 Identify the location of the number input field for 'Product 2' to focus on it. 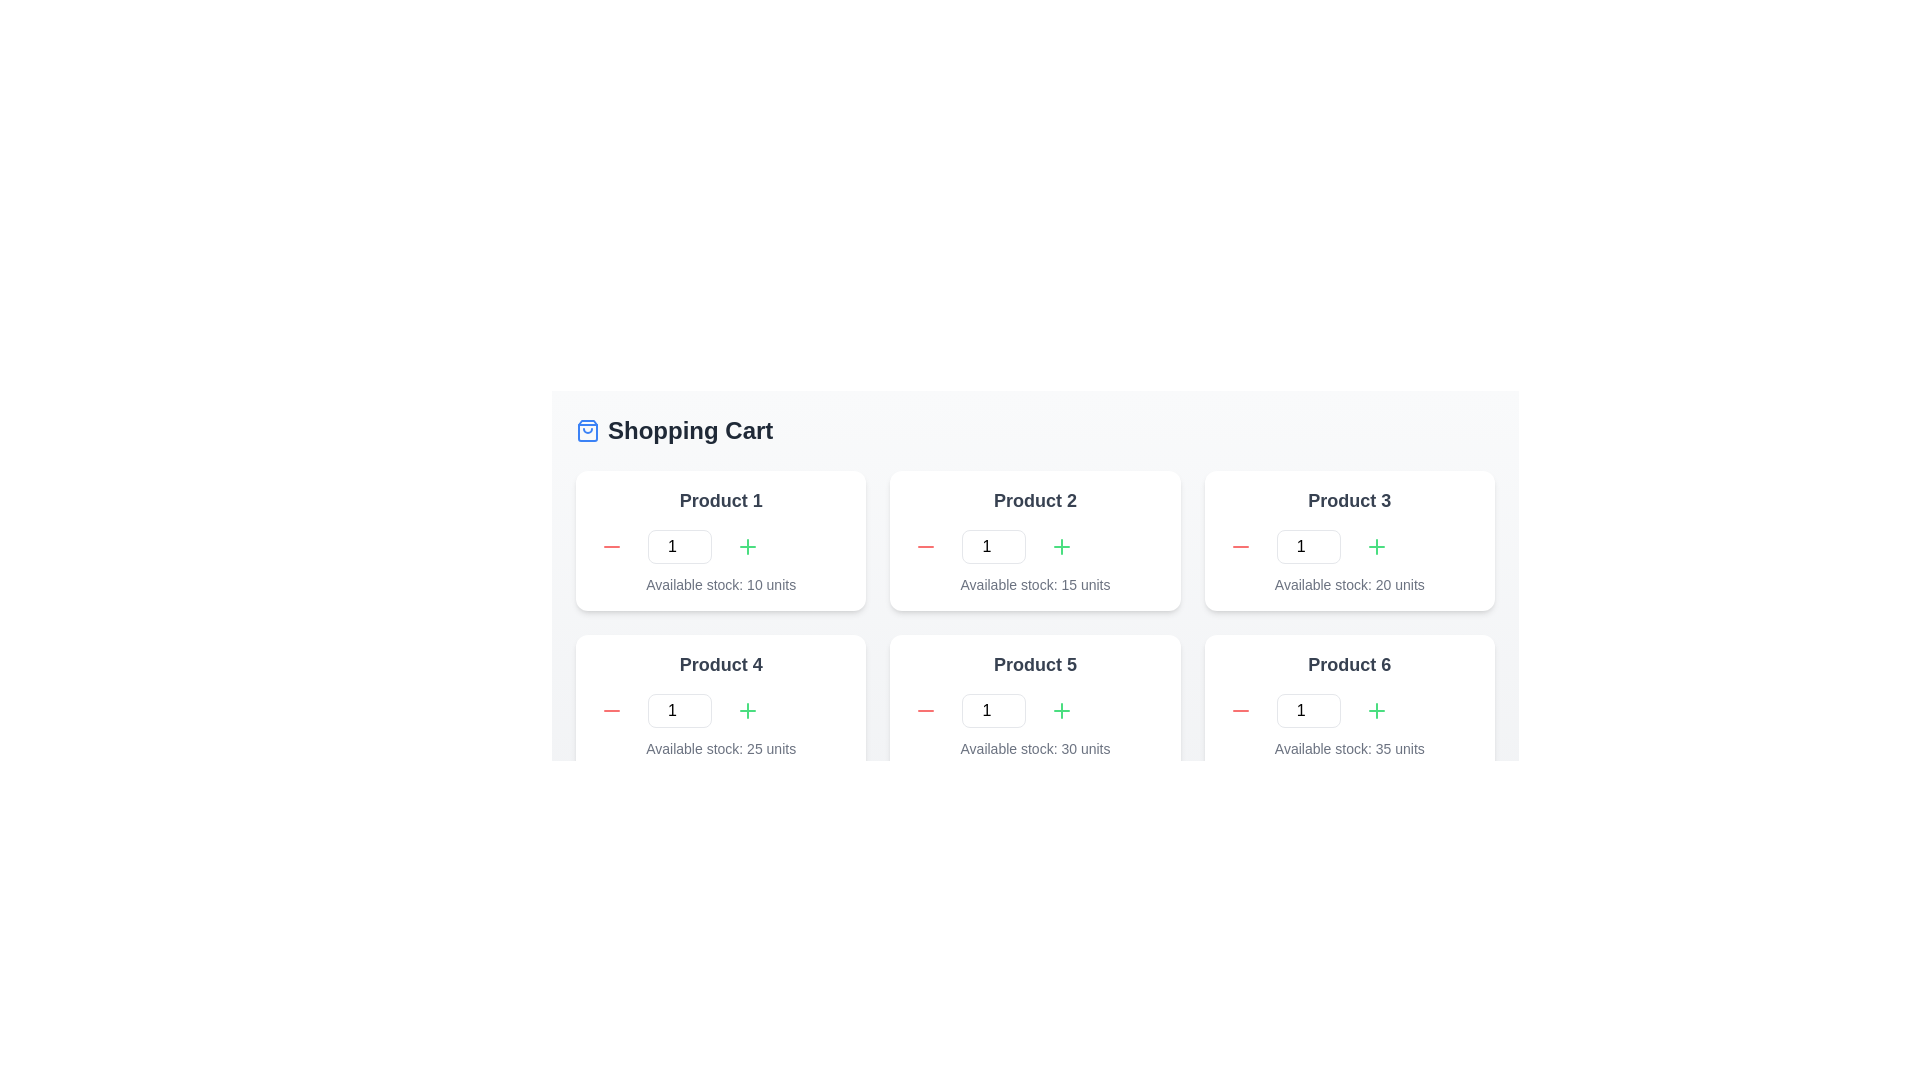
(994, 547).